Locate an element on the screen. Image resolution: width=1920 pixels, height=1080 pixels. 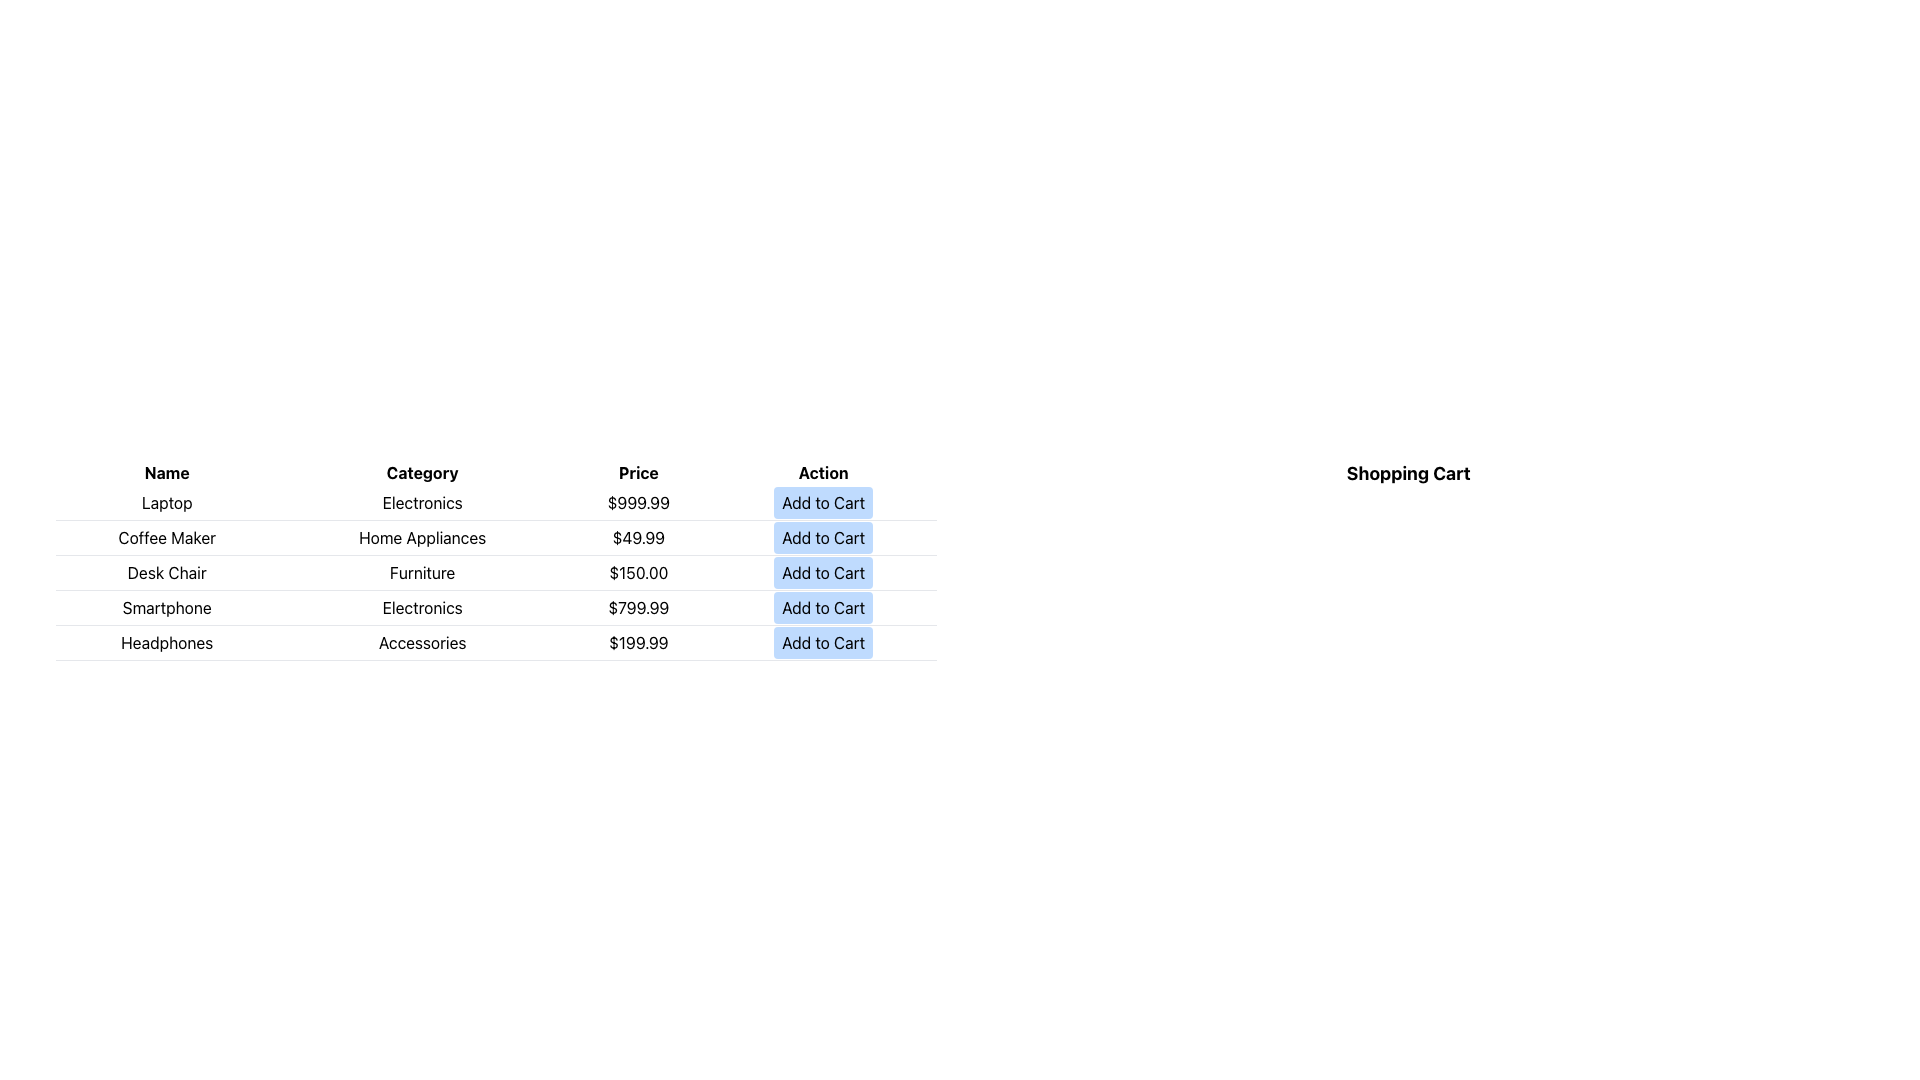
the 'Add Headphones to Cart' button located in the last row of the table under the 'Action' column is located at coordinates (823, 643).